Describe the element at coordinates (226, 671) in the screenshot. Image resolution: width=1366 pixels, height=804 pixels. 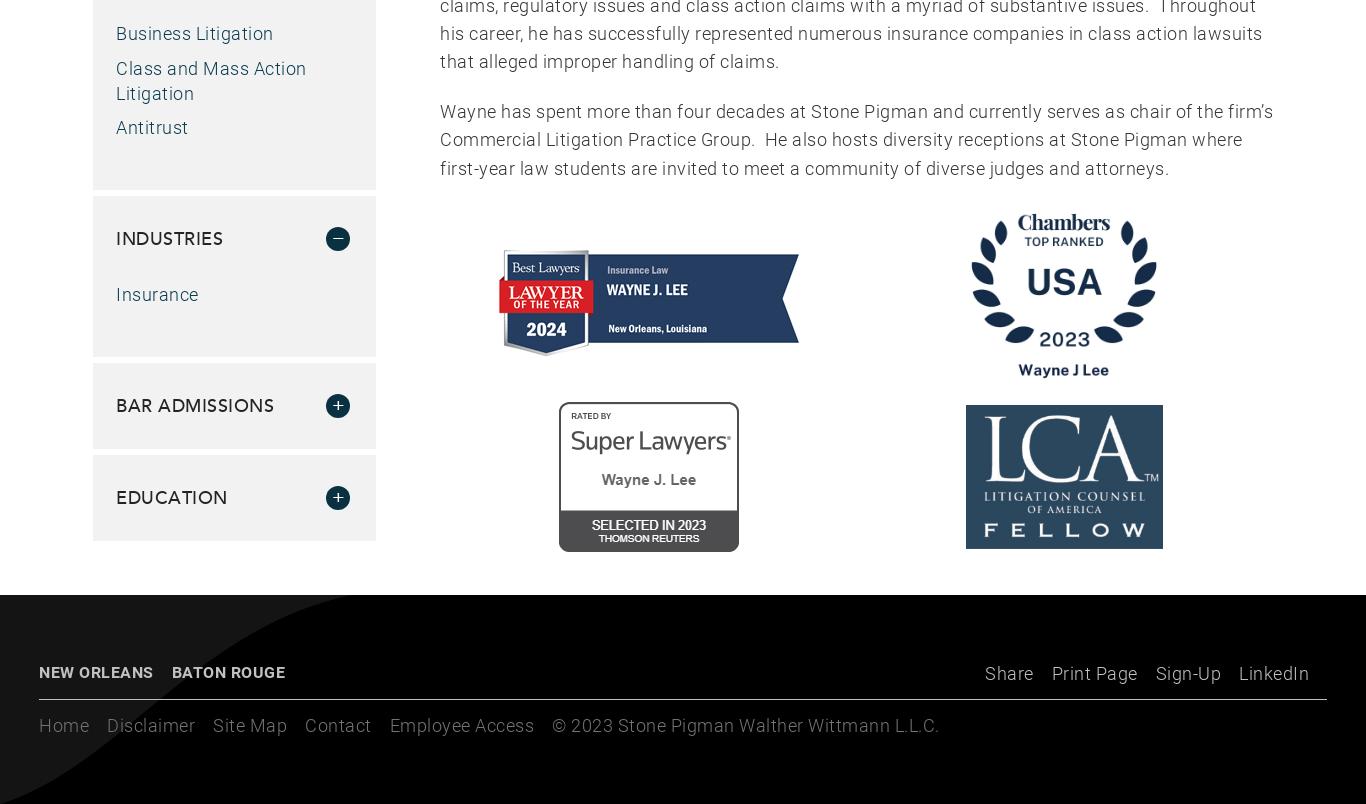
I see `'Baton Rouge'` at that location.